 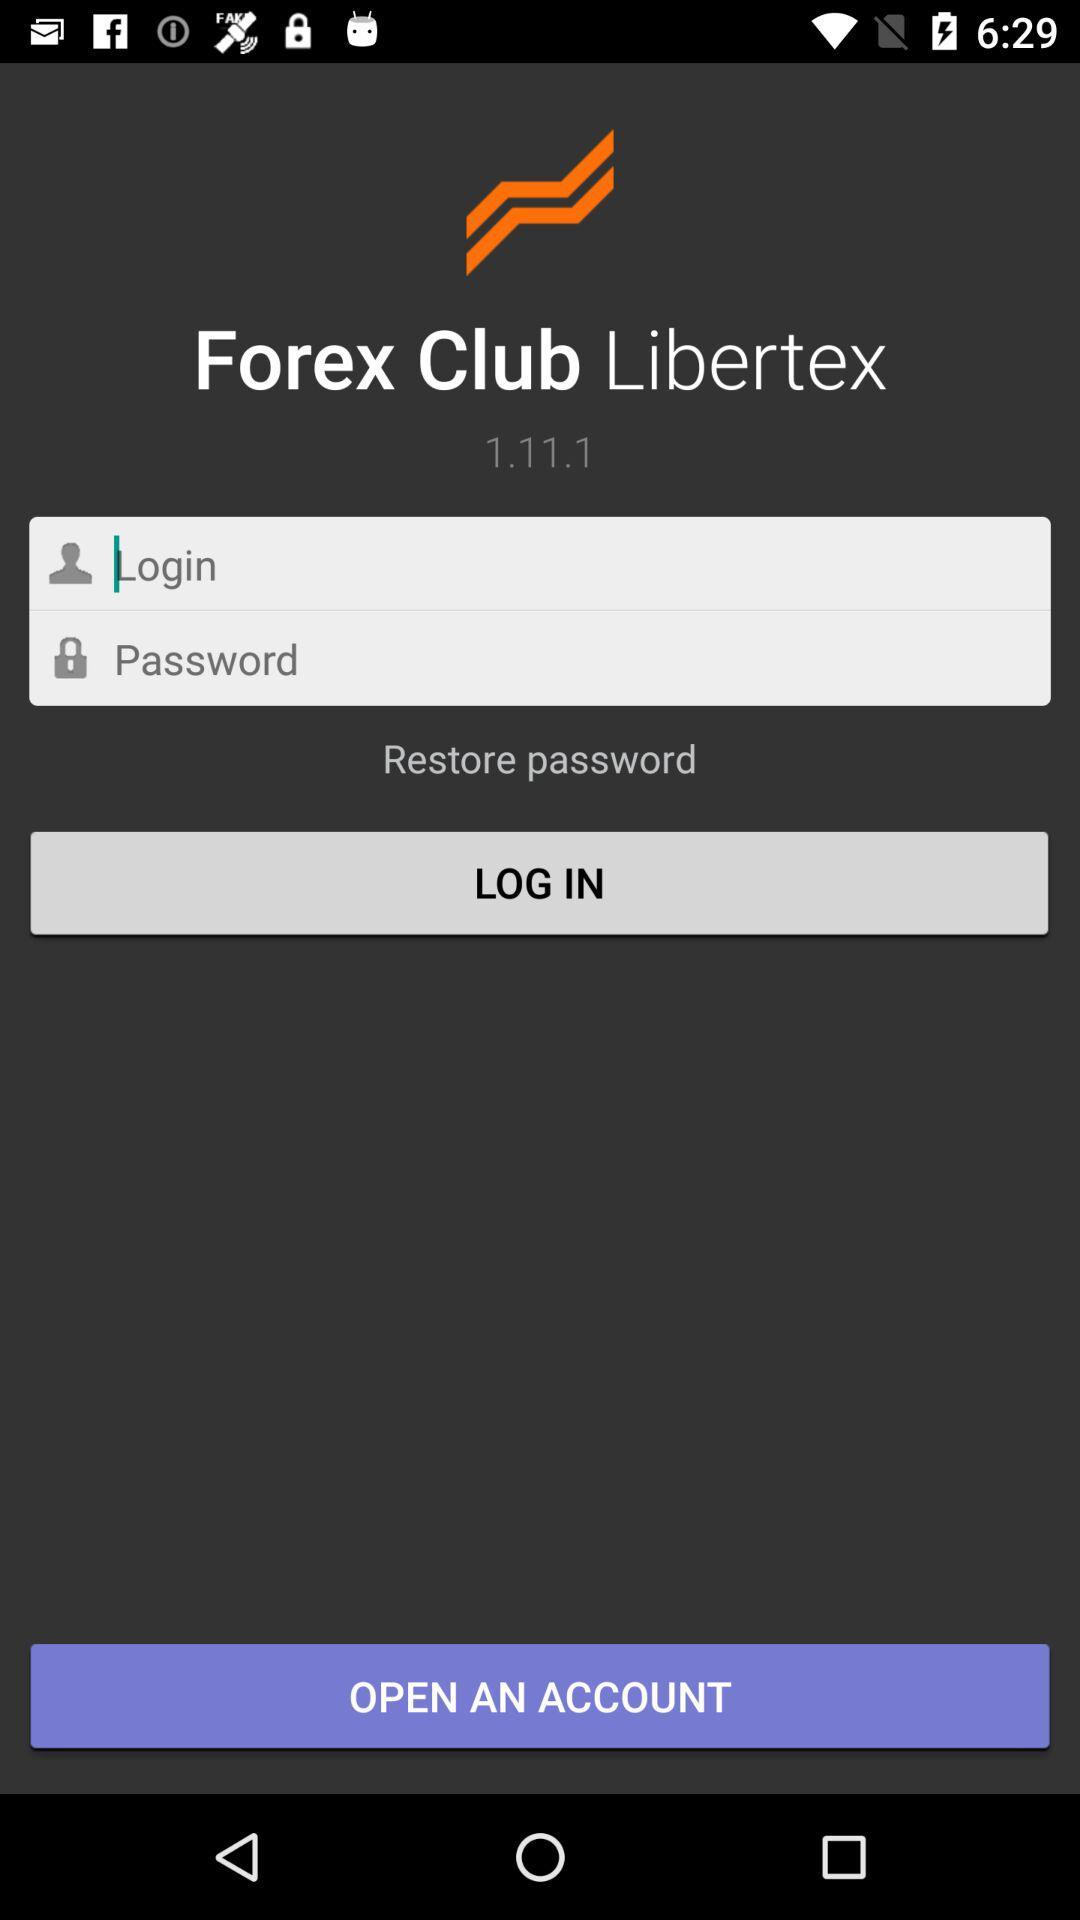 What do you see at coordinates (540, 563) in the screenshot?
I see `the icon below the 1.11.1 icon` at bounding box center [540, 563].